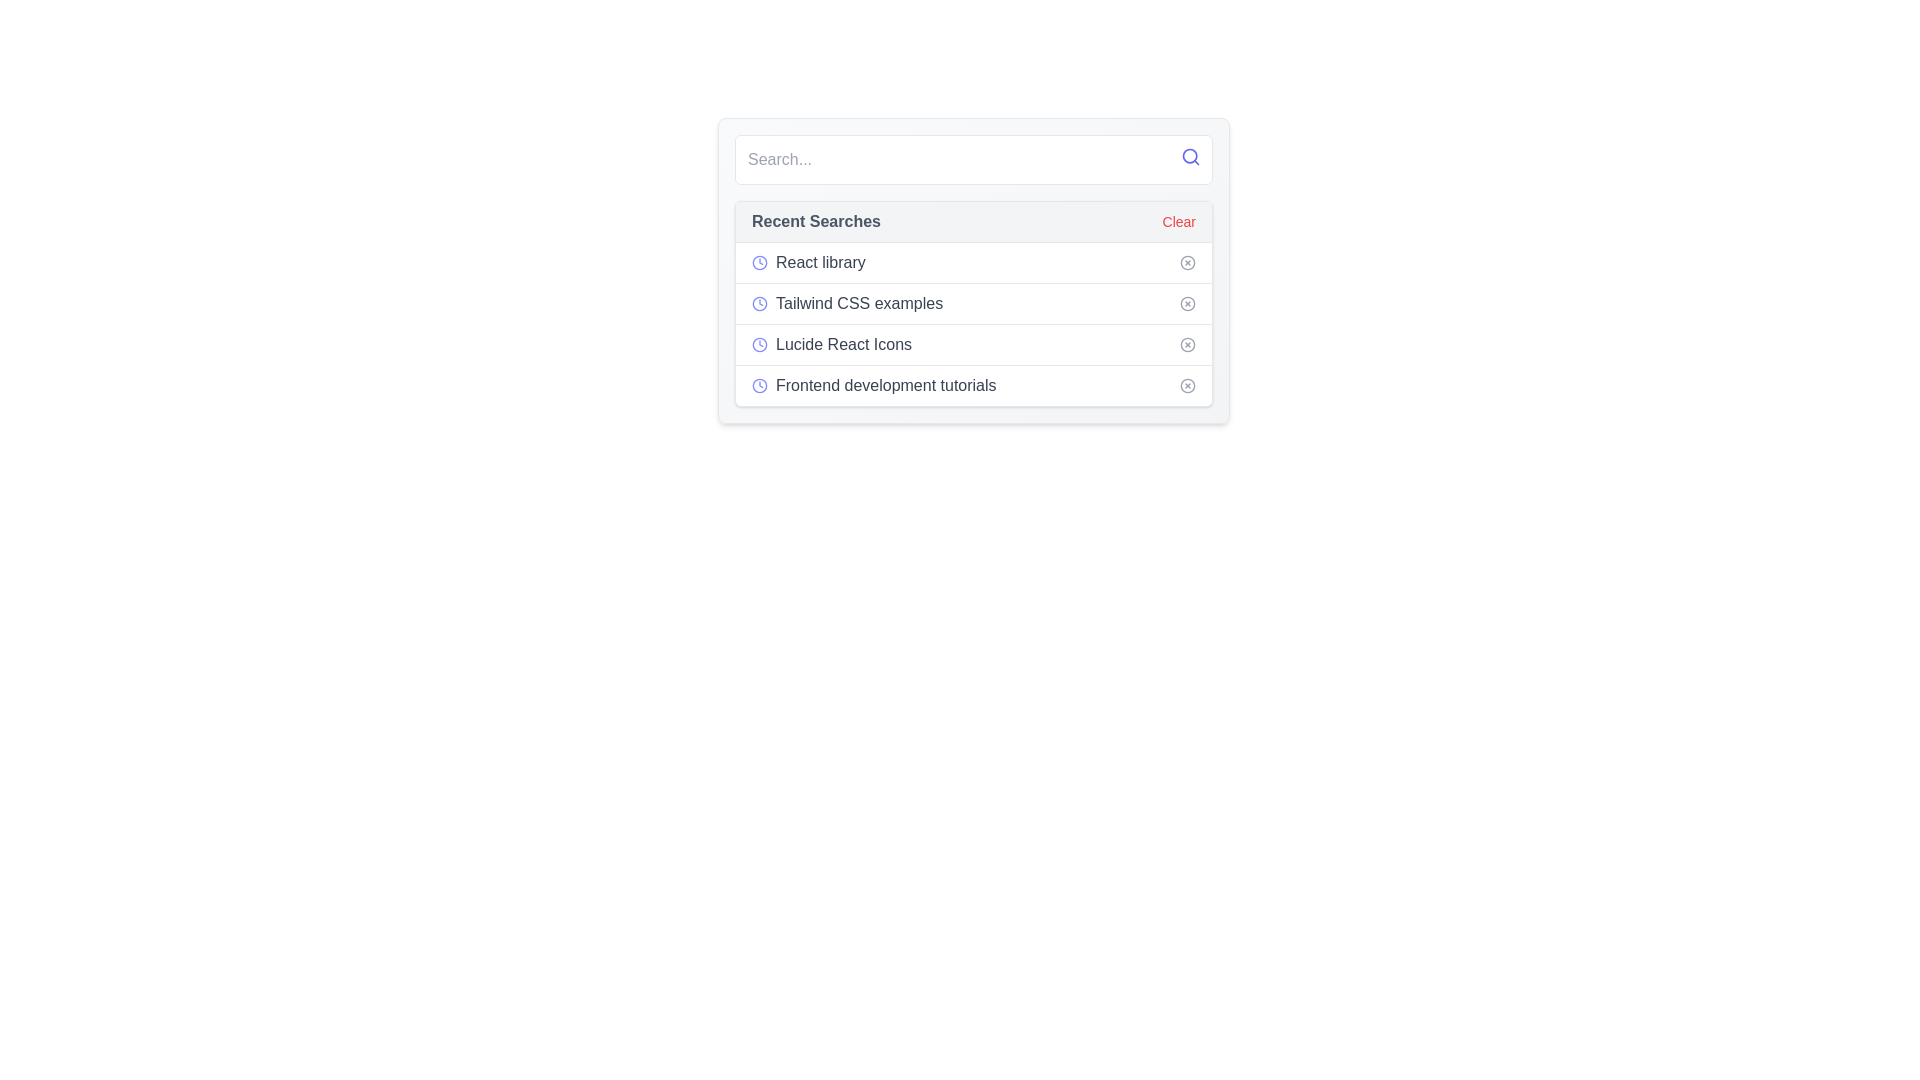  What do you see at coordinates (1188, 304) in the screenshot?
I see `the interactive button with a circular 'X' icon that changes color to red when hovered upon, located at the rightmost area of the 'Tailwind CSS examples' row` at bounding box center [1188, 304].